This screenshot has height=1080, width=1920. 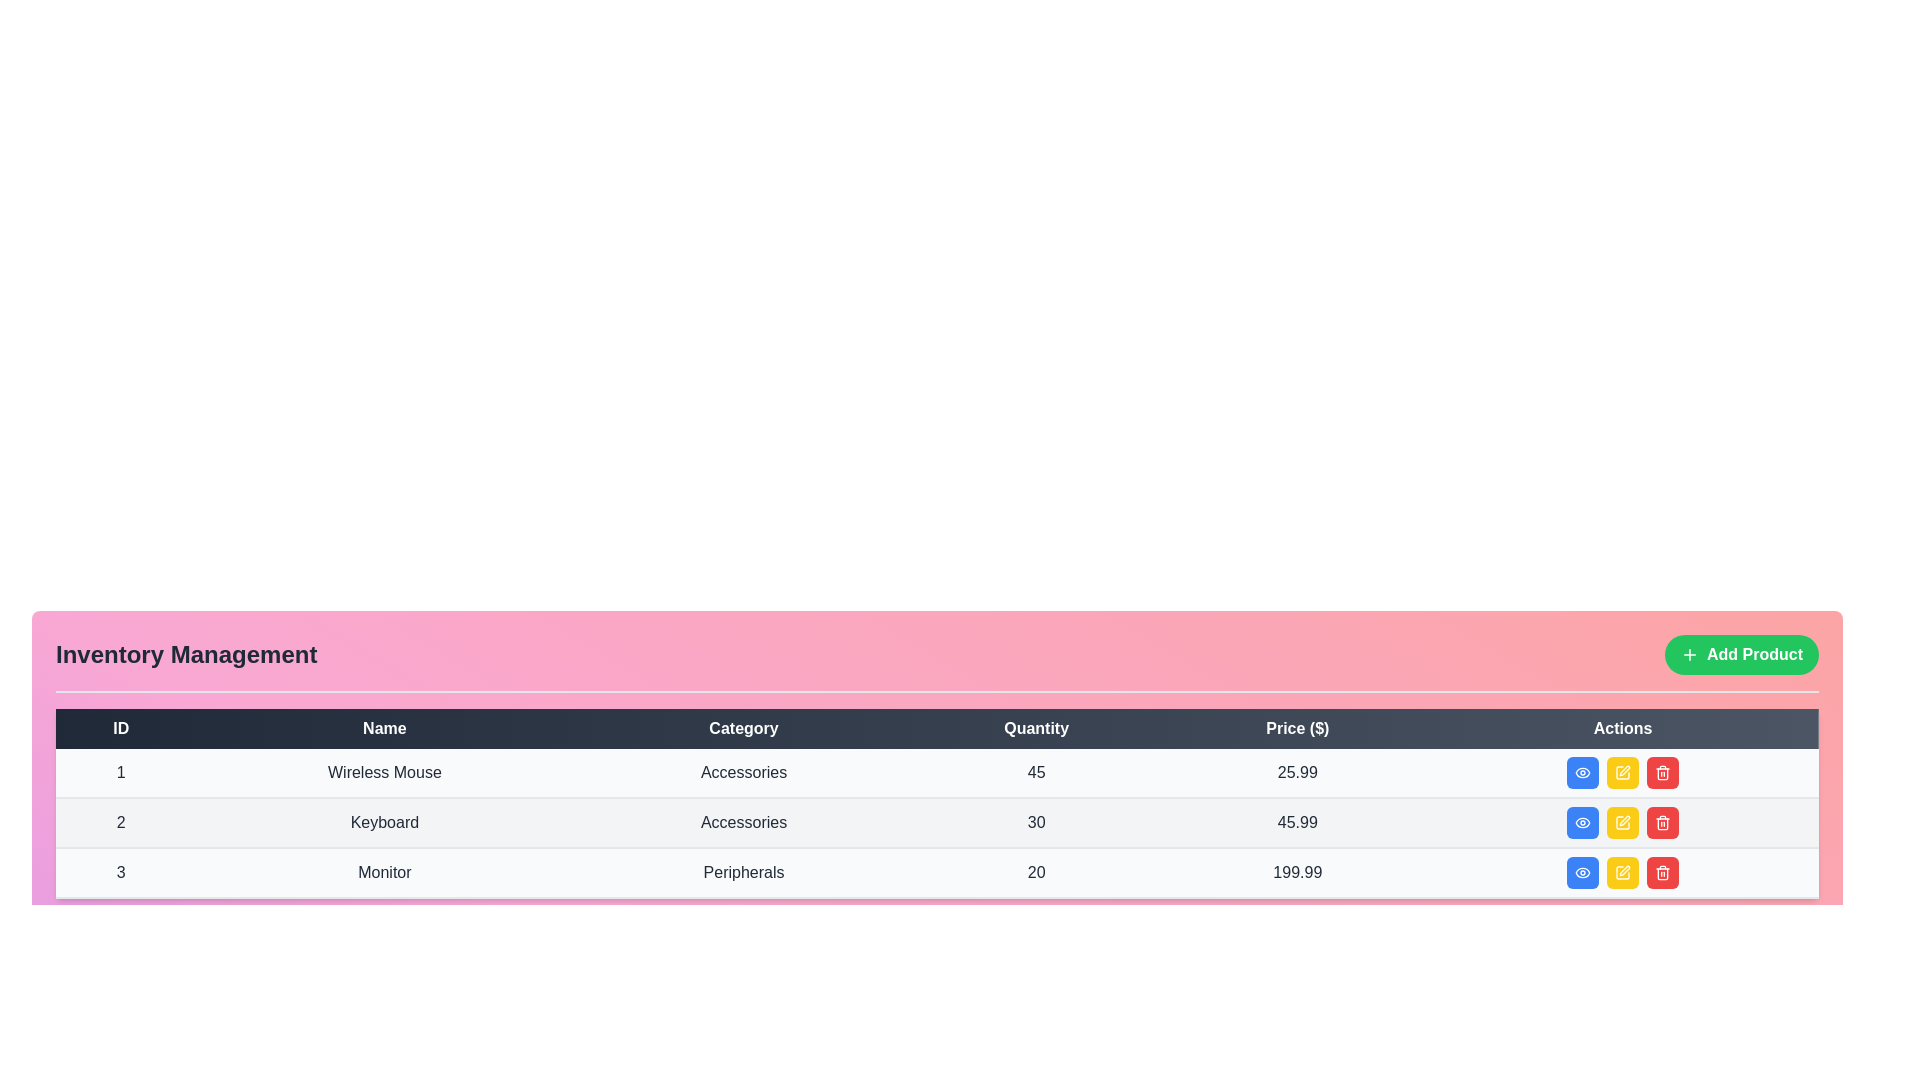 I want to click on the 'Add Product' button located at the far right end of the header section, aligned horizontally with the 'Inventory Management' title, to initiate the addition of a product, so click(x=1741, y=655).